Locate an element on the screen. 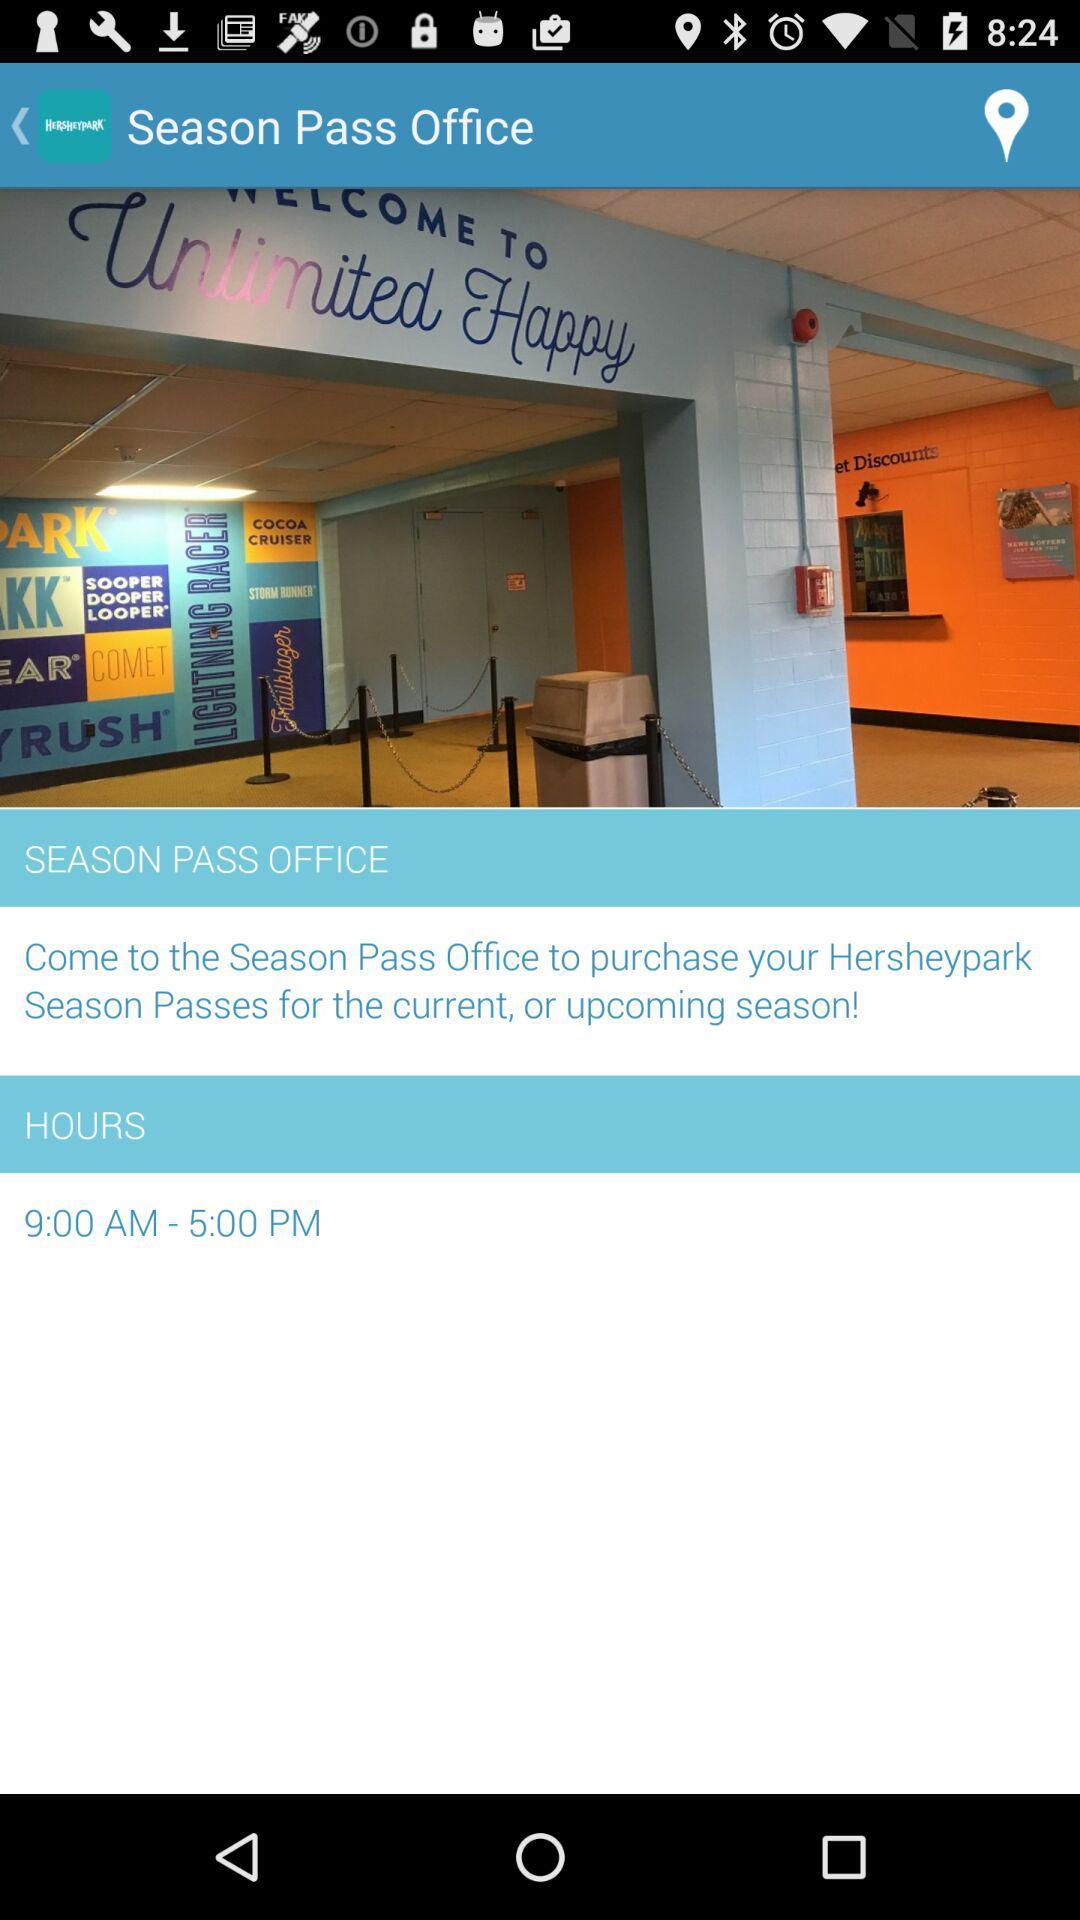 This screenshot has width=1080, height=1920. the icon next to the season pass office app is located at coordinates (1006, 124).